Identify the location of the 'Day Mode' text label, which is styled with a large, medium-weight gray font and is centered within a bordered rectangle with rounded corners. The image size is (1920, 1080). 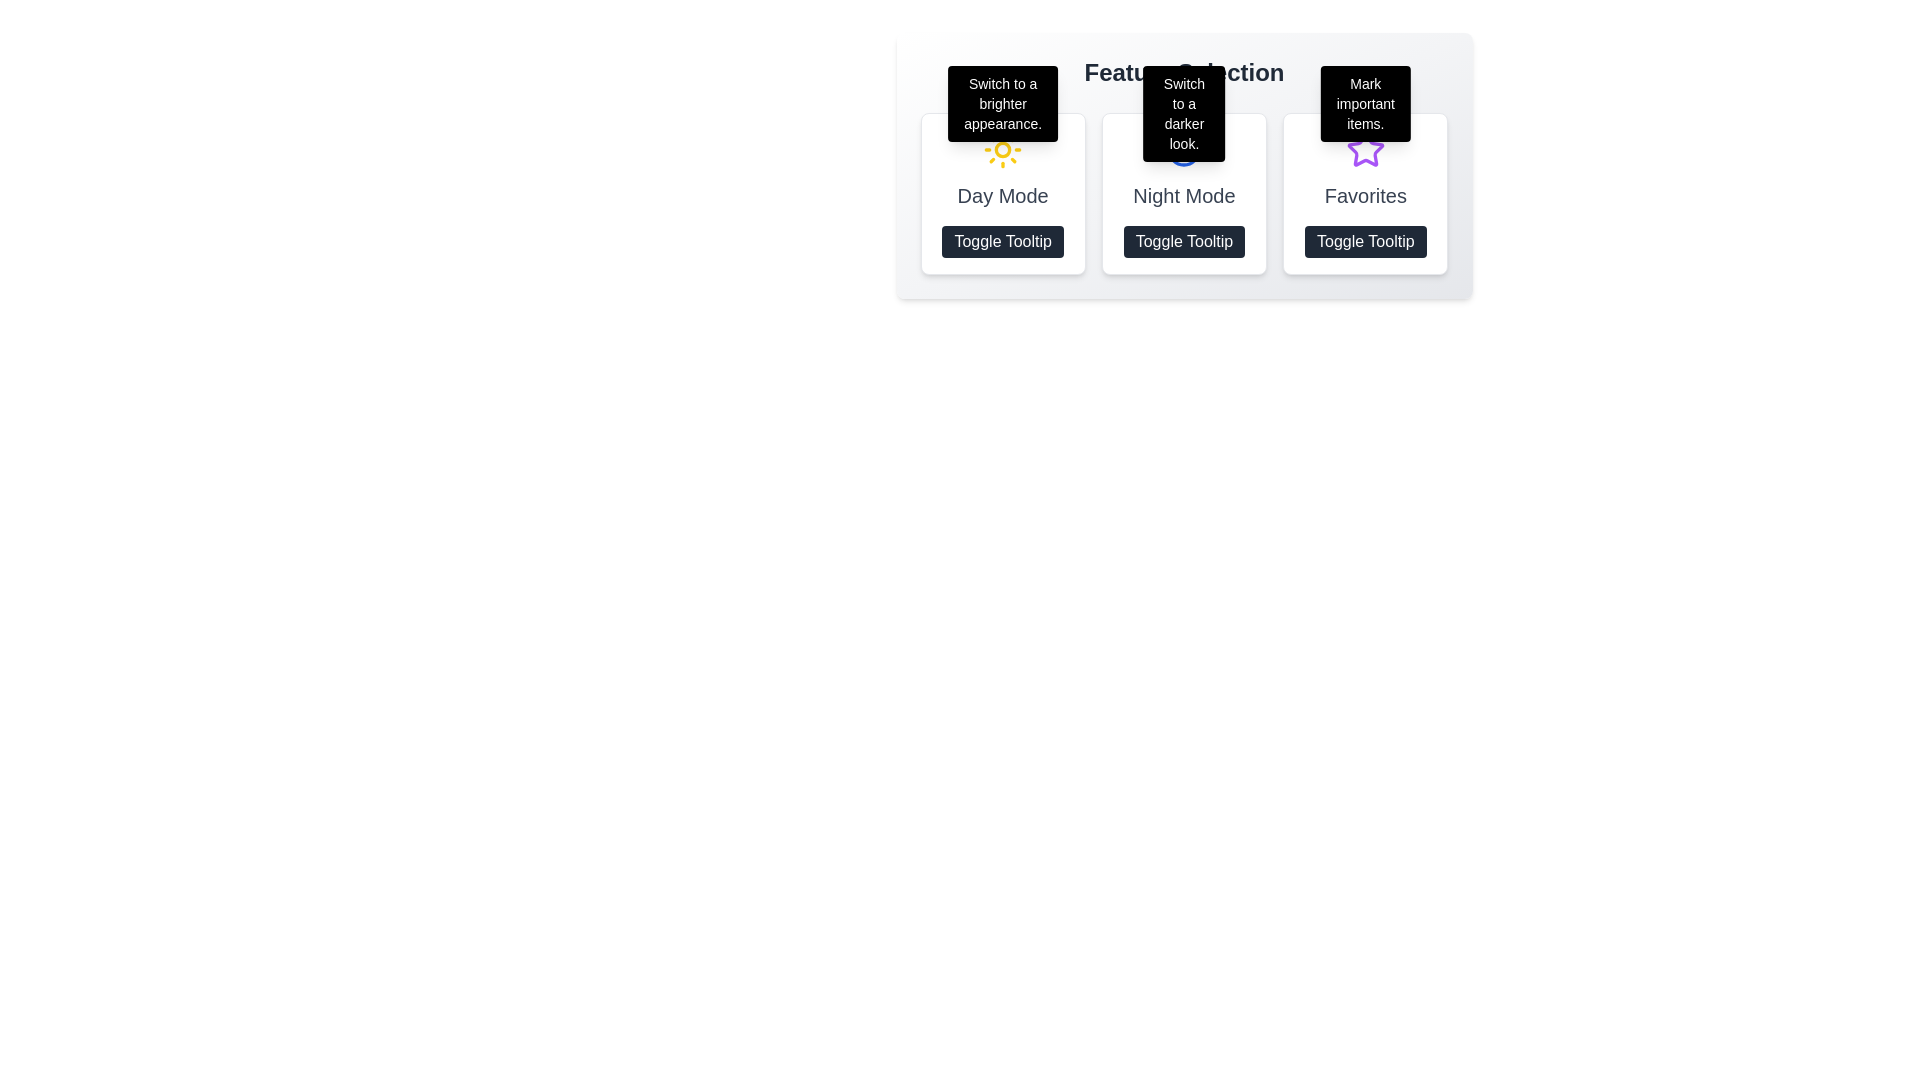
(1003, 196).